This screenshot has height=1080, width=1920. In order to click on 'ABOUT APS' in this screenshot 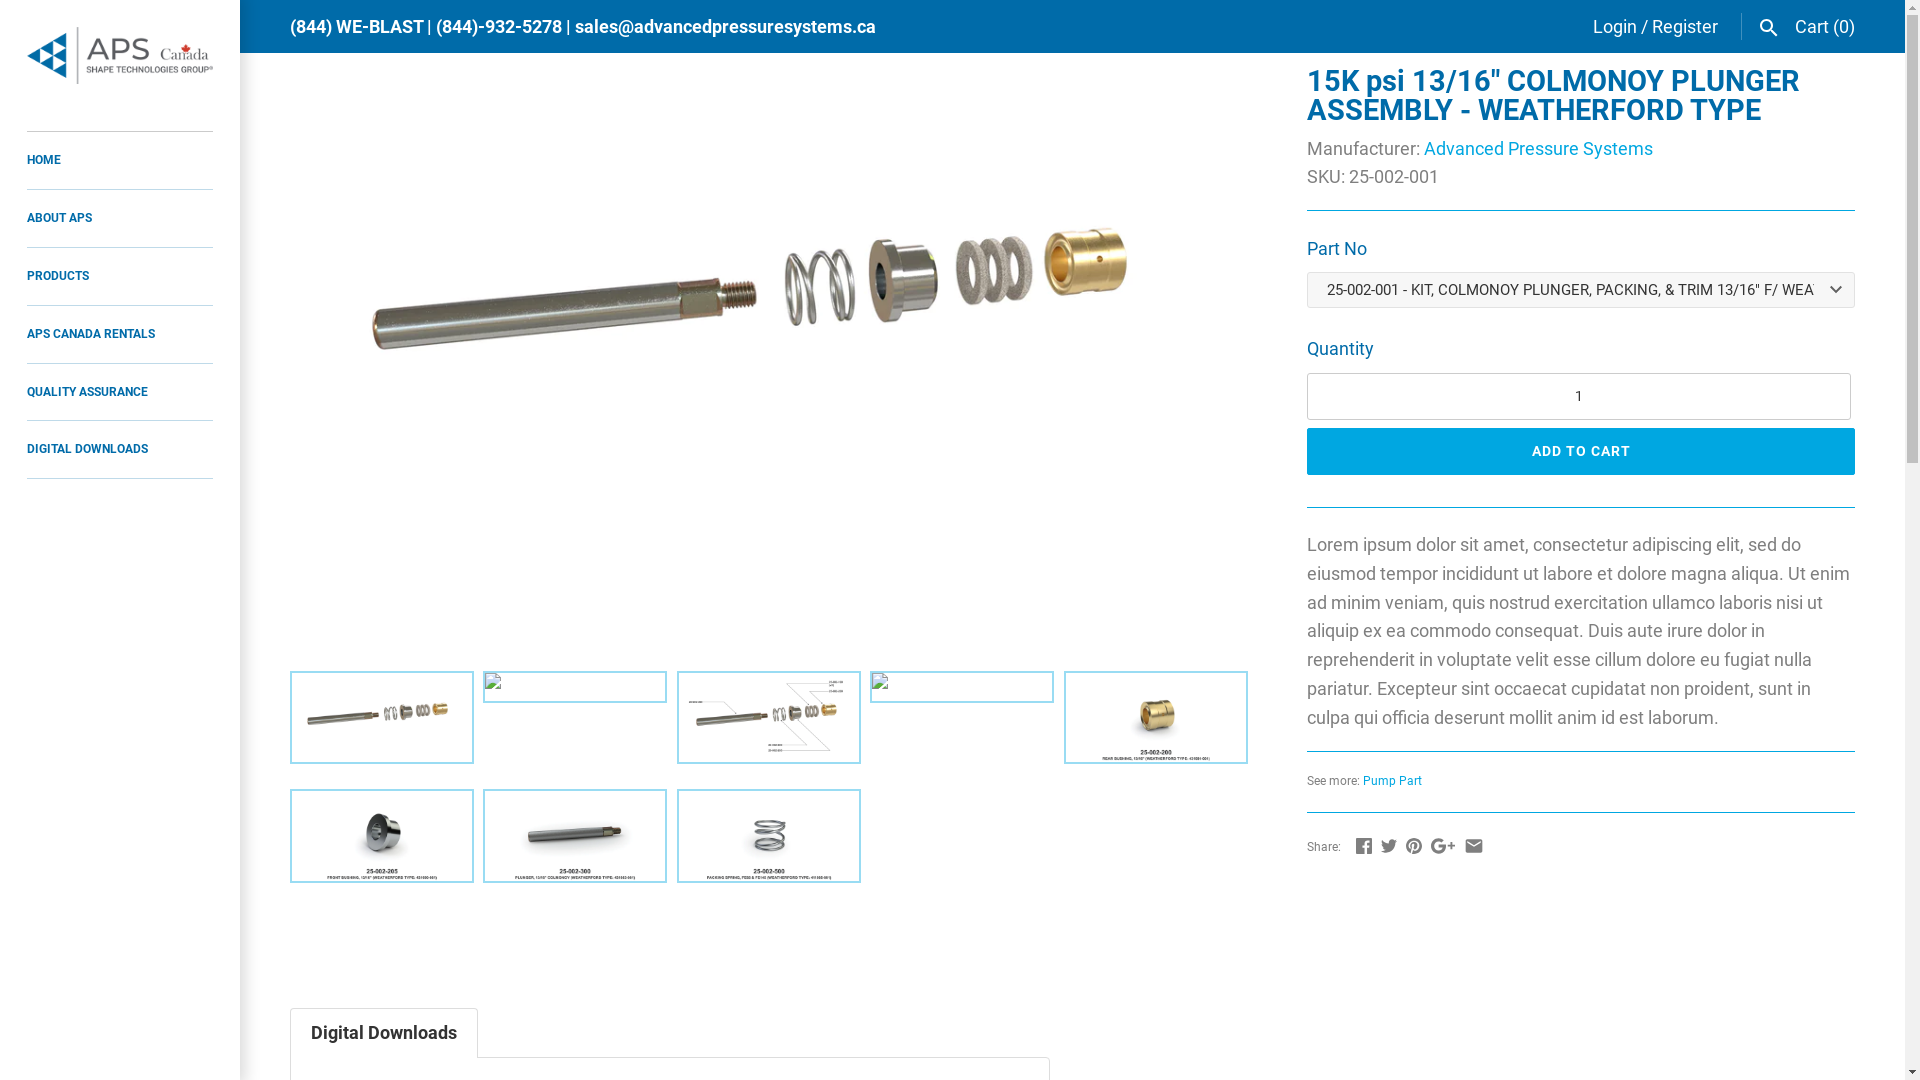, I will do `click(119, 219)`.